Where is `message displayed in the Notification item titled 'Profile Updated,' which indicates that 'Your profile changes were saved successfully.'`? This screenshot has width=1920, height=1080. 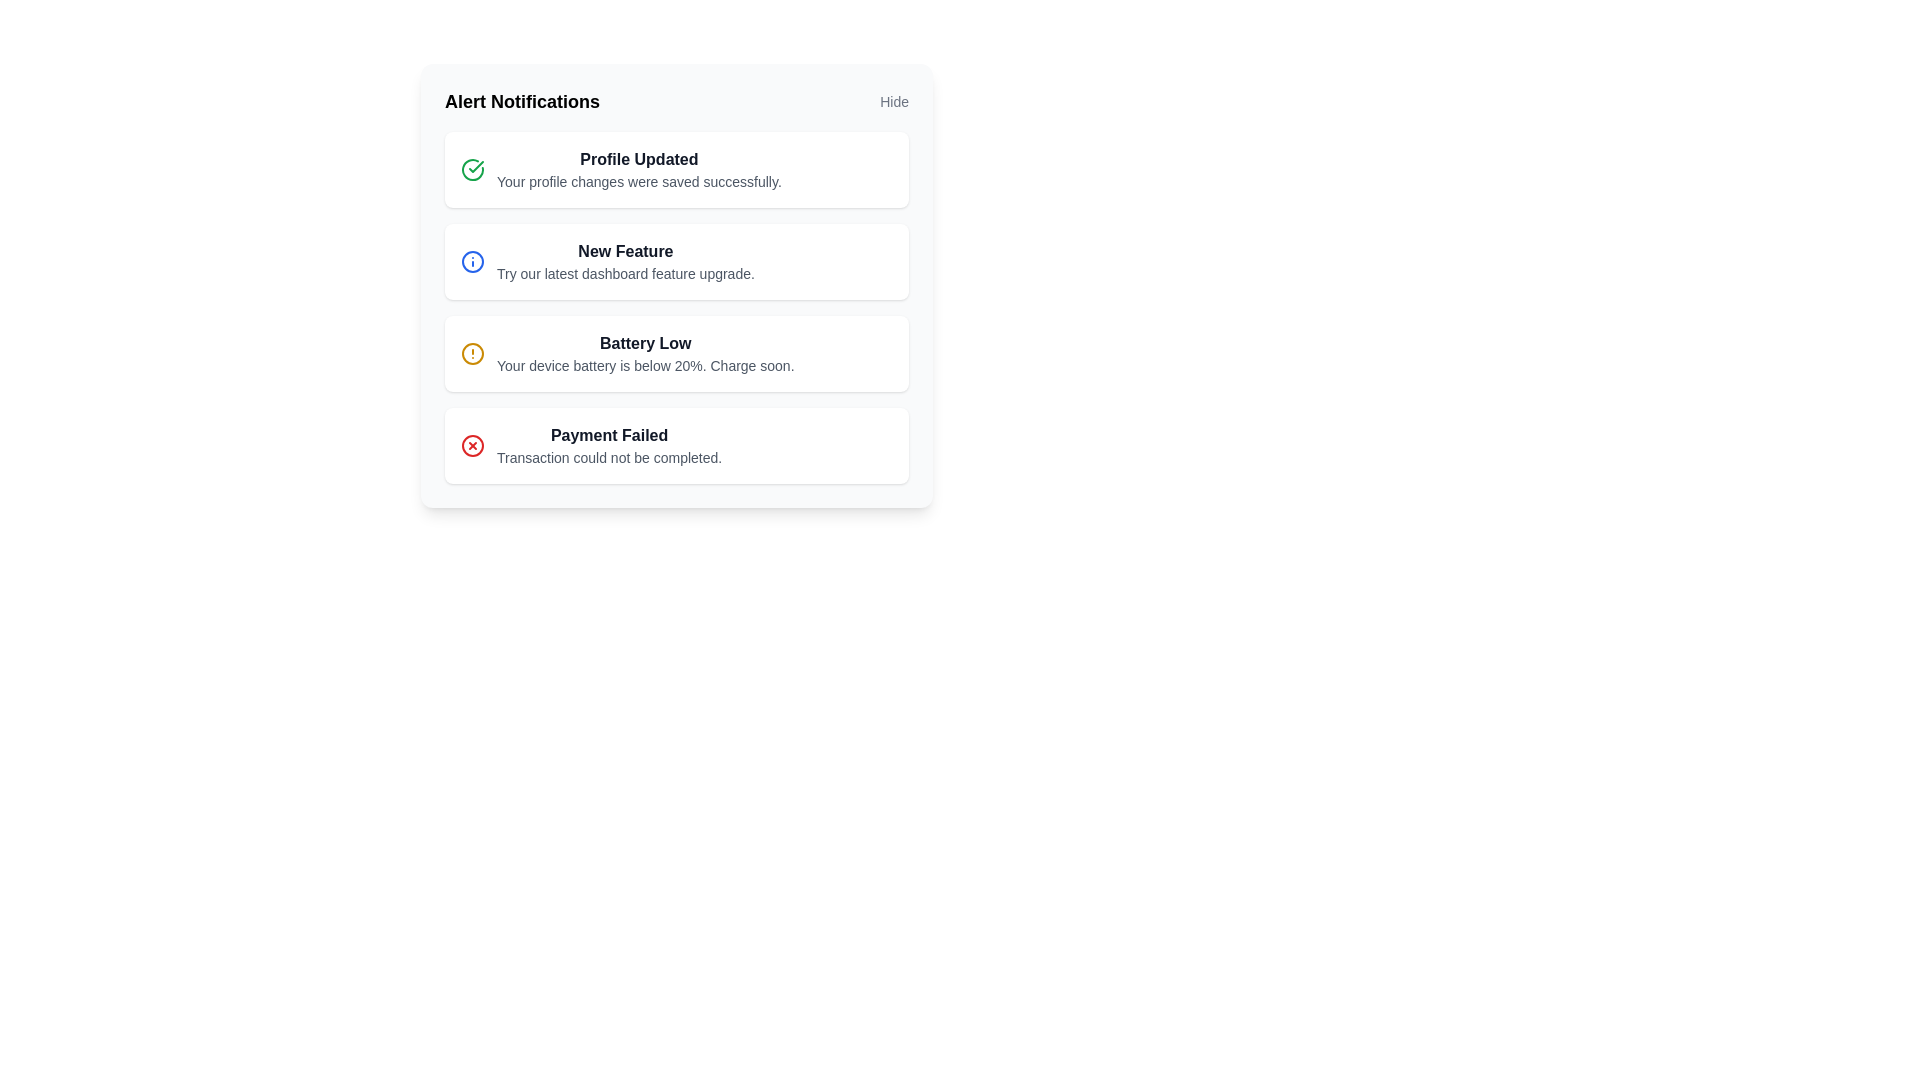 message displayed in the Notification item titled 'Profile Updated,' which indicates that 'Your profile changes were saved successfully.' is located at coordinates (638, 168).